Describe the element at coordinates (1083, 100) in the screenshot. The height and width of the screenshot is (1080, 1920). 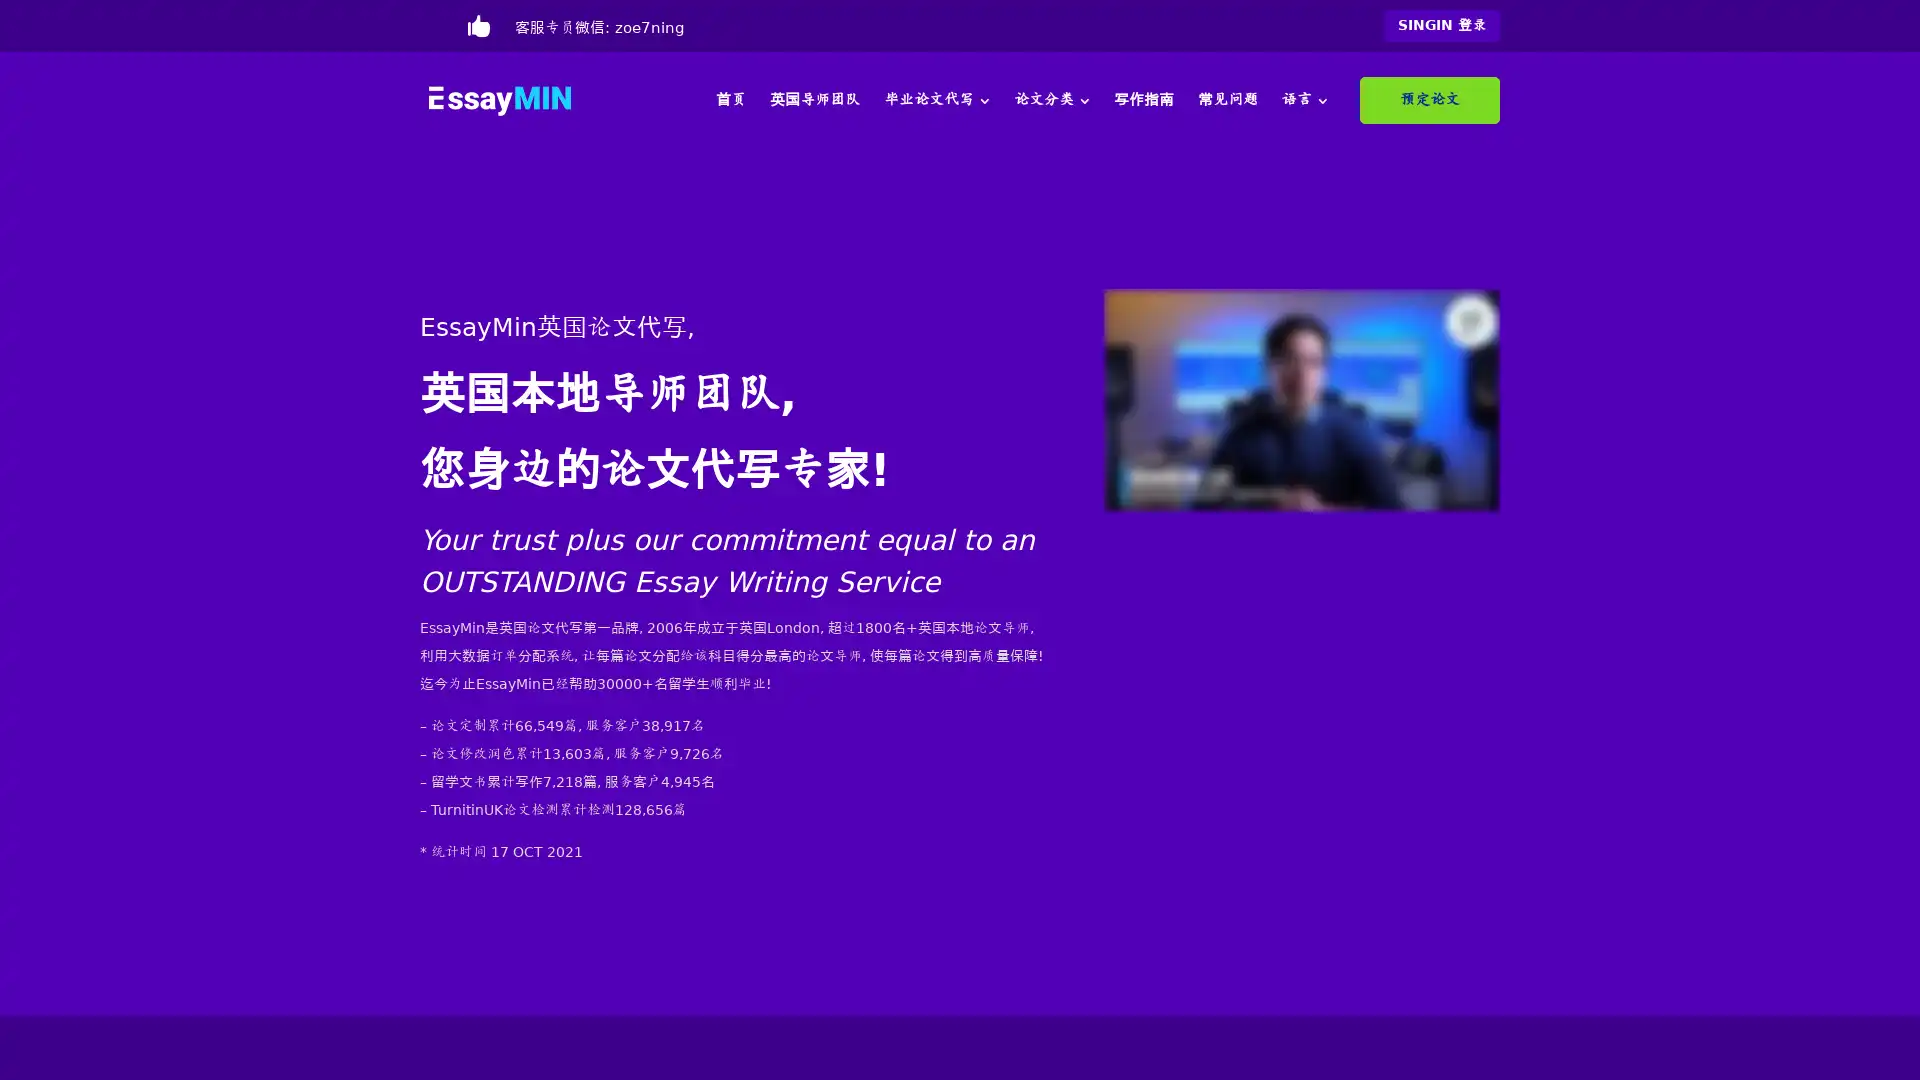
I see `3` at that location.